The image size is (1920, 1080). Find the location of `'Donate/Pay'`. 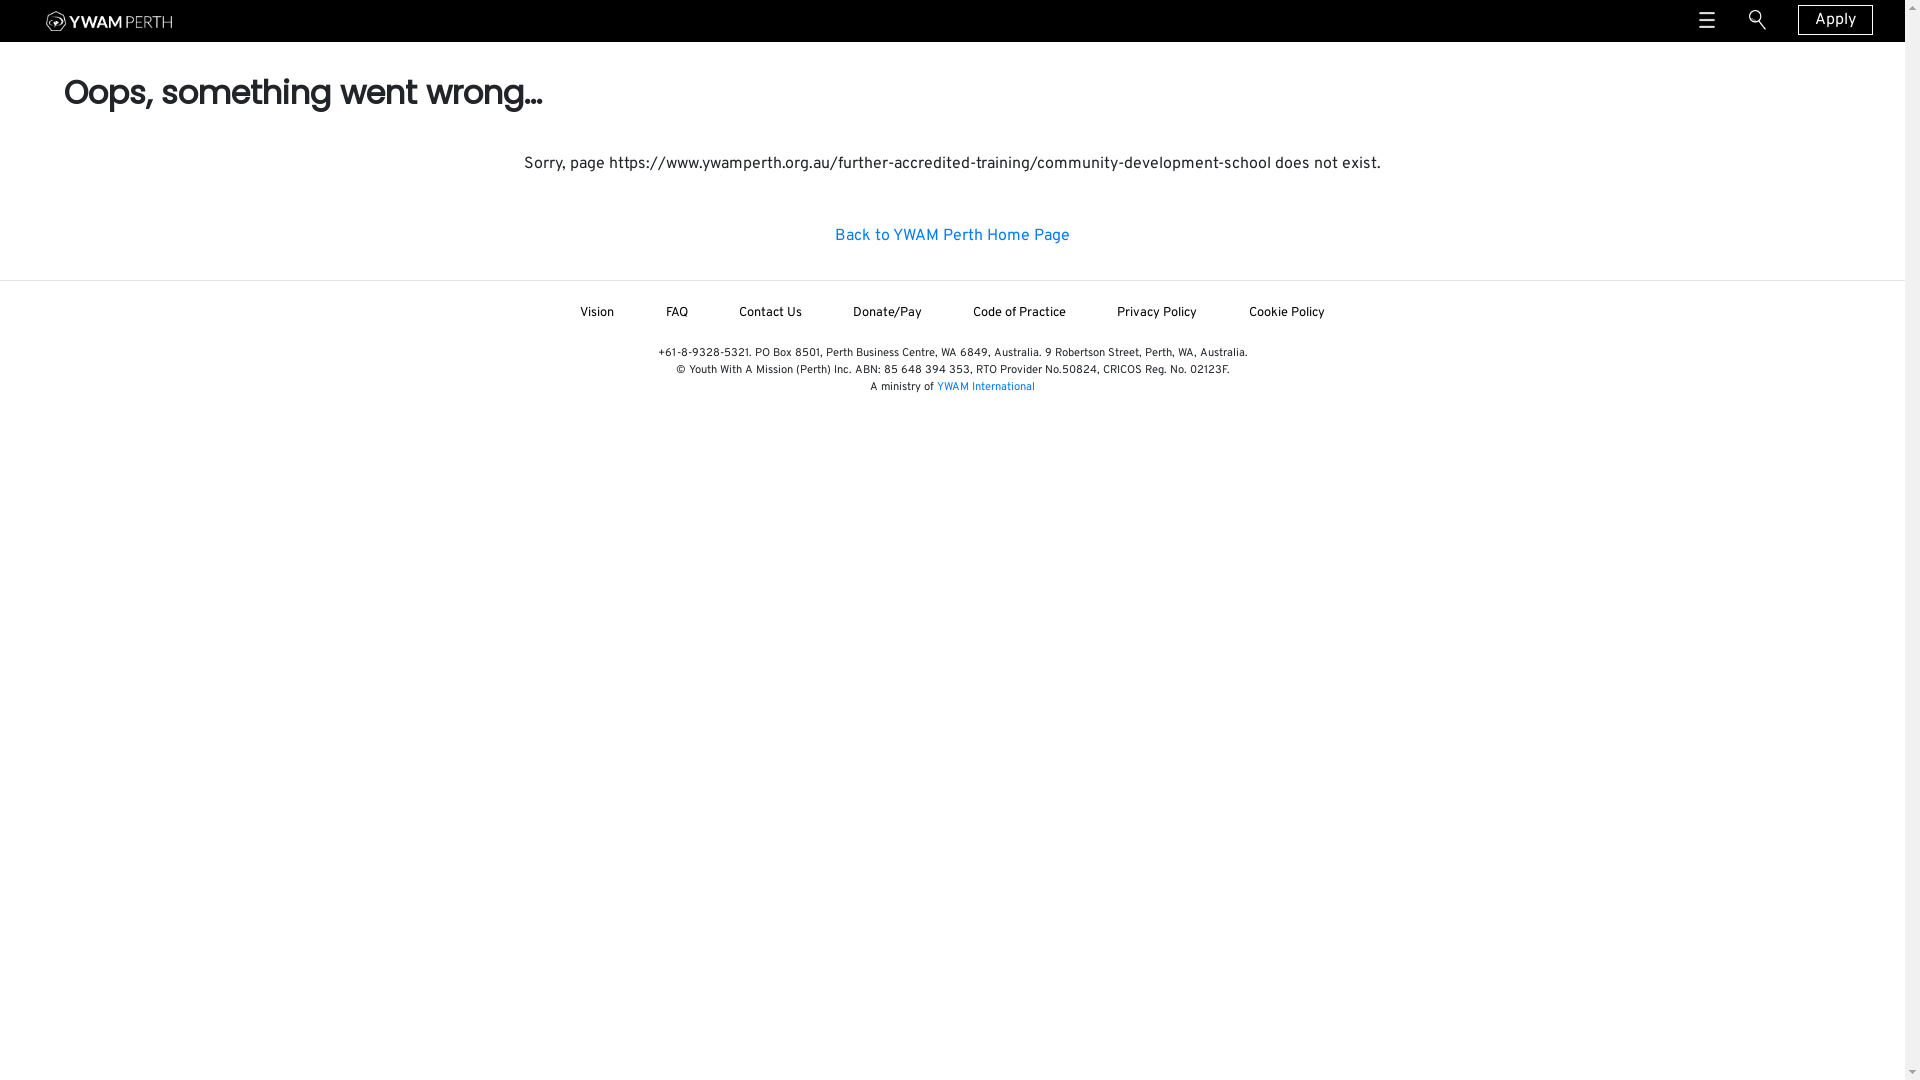

'Donate/Pay' is located at coordinates (886, 312).